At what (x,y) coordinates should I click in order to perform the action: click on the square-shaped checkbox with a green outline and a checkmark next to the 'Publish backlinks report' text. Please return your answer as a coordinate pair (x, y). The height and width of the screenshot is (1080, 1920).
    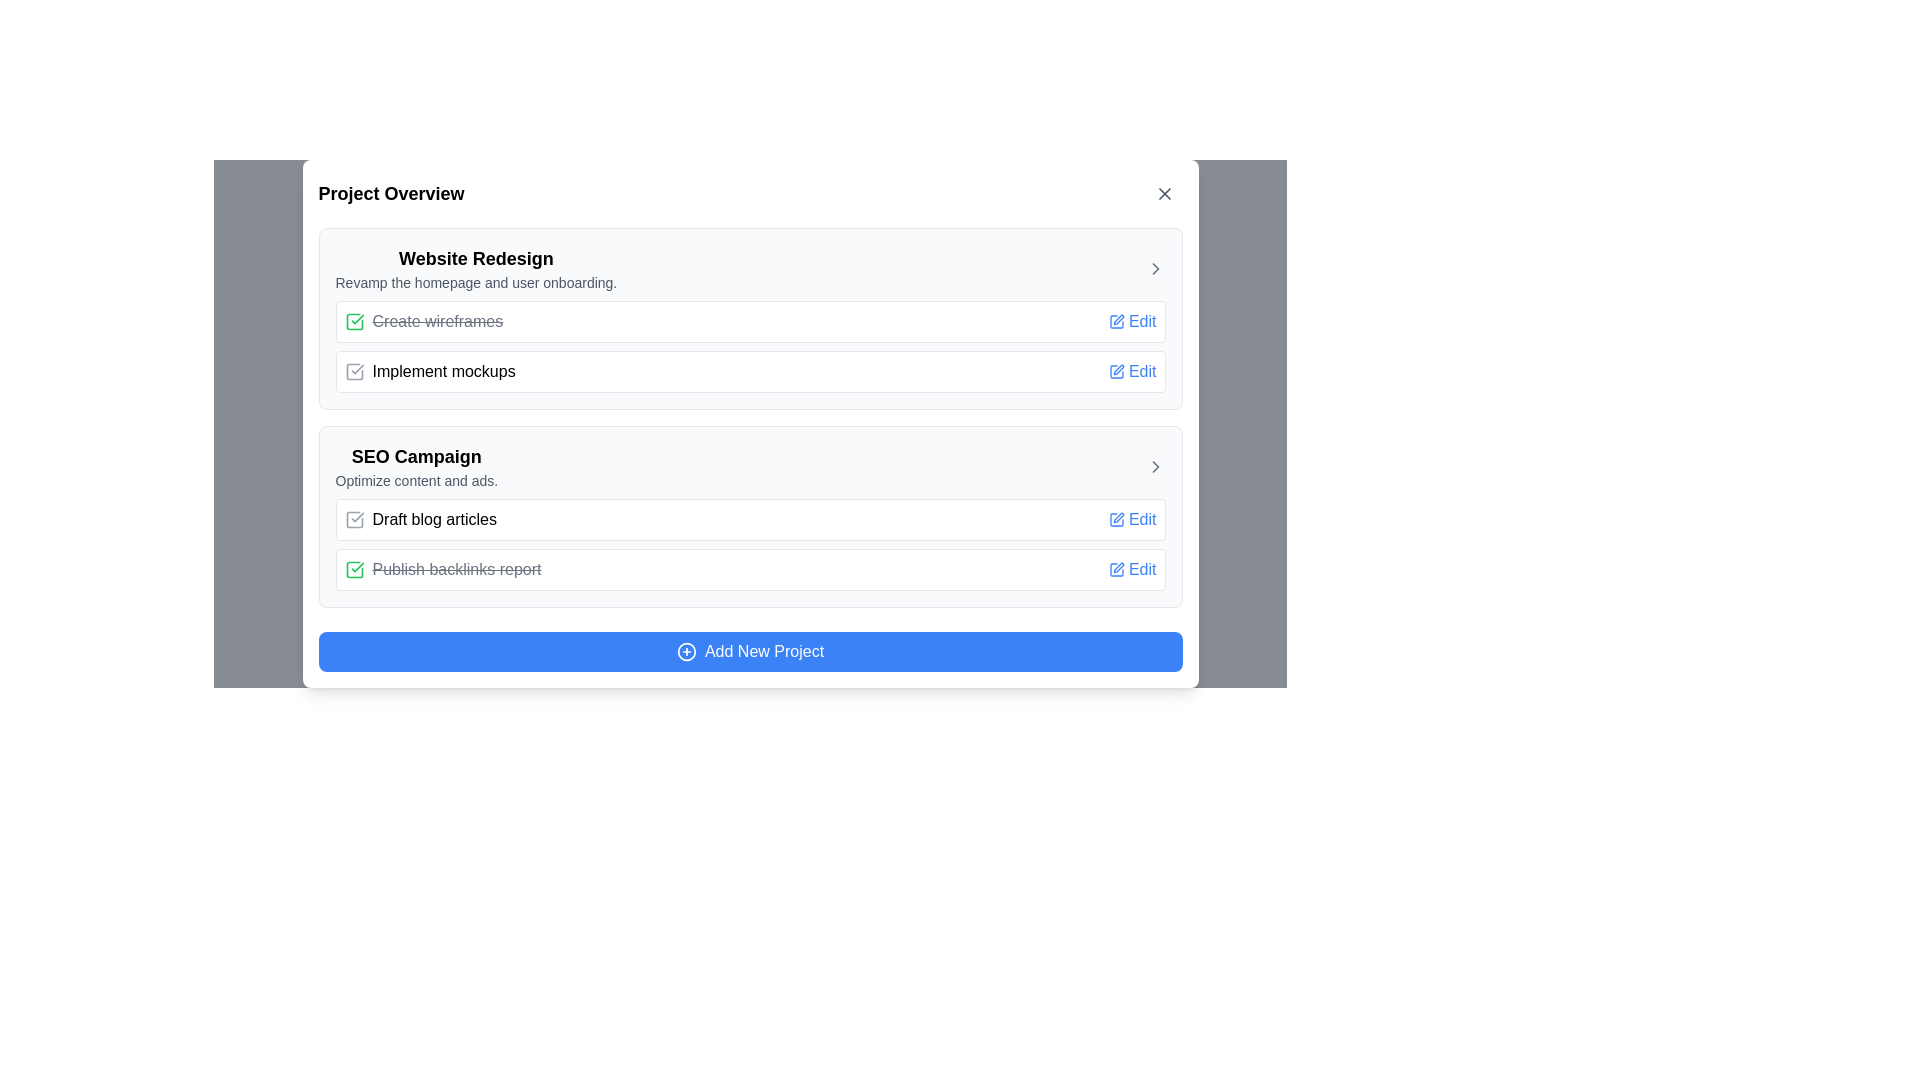
    Looking at the image, I should click on (354, 570).